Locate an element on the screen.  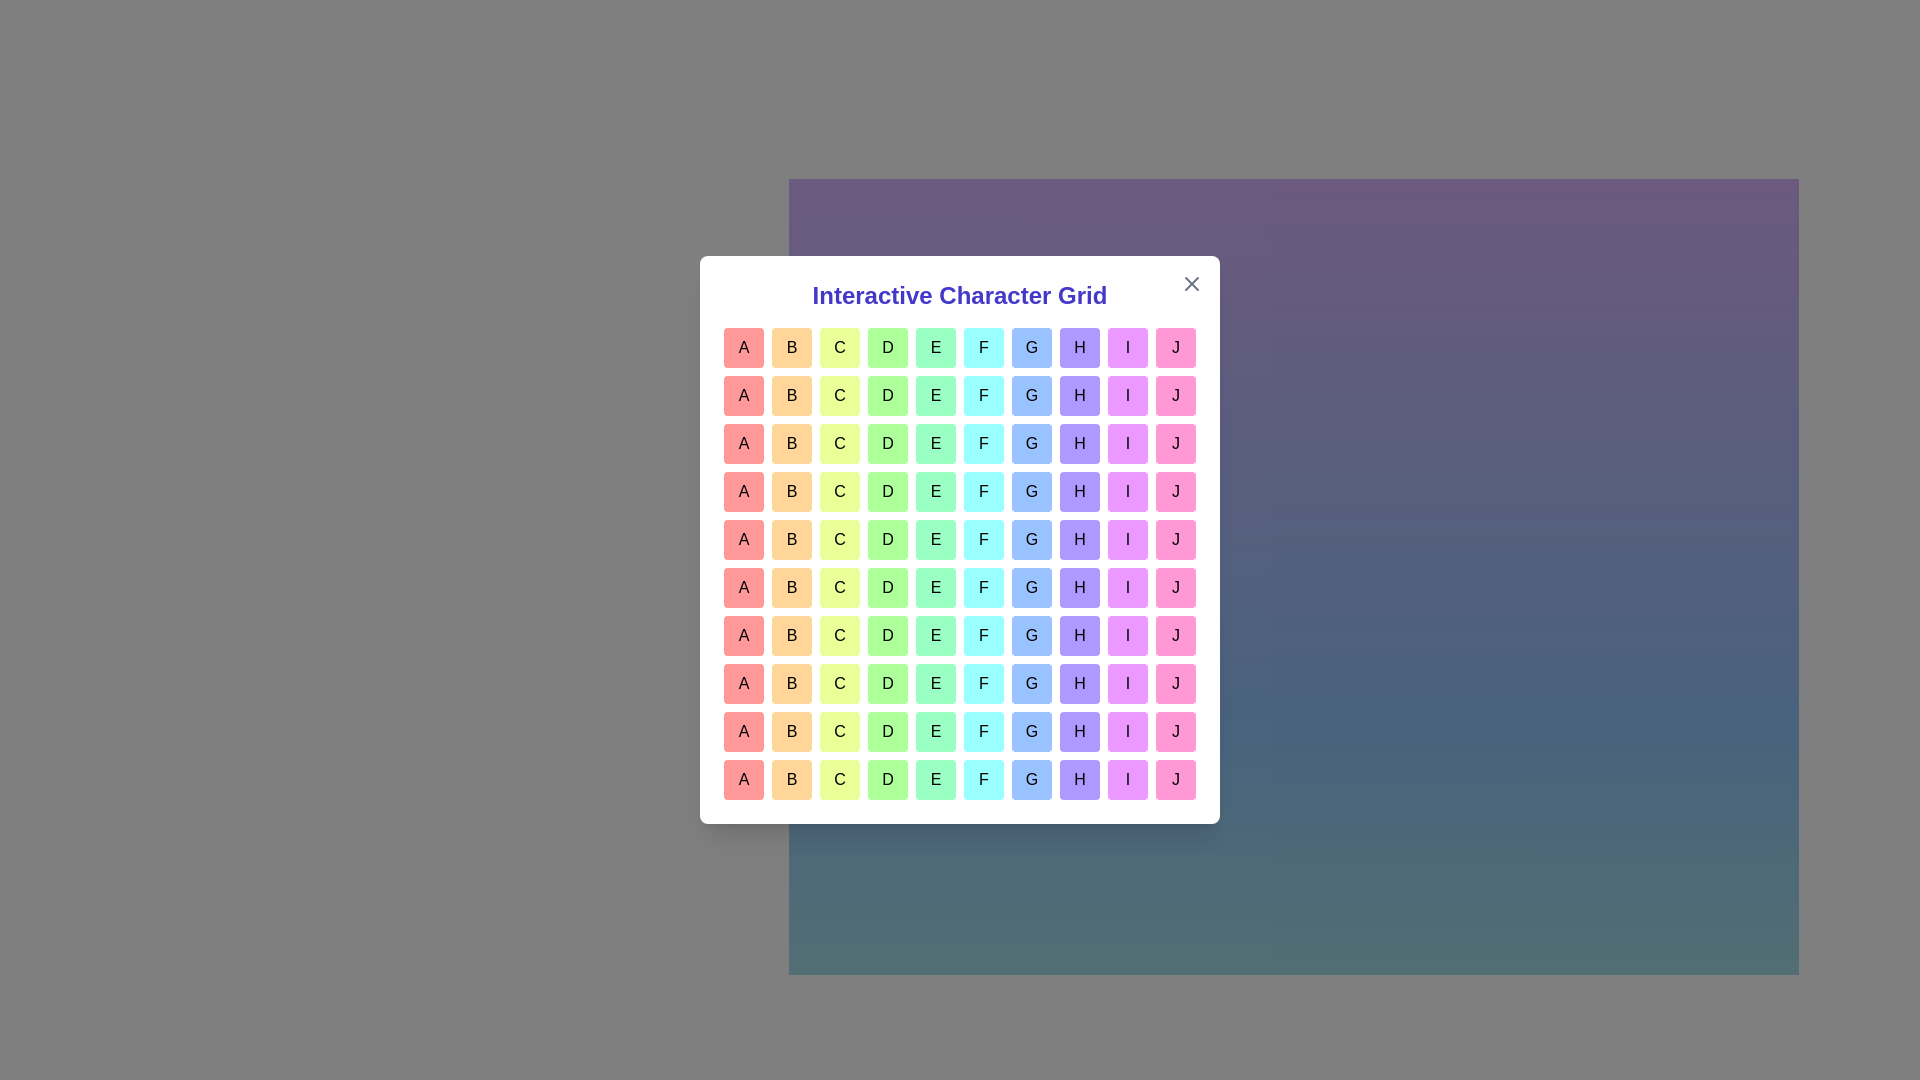
the grid cell labeled D is located at coordinates (887, 346).